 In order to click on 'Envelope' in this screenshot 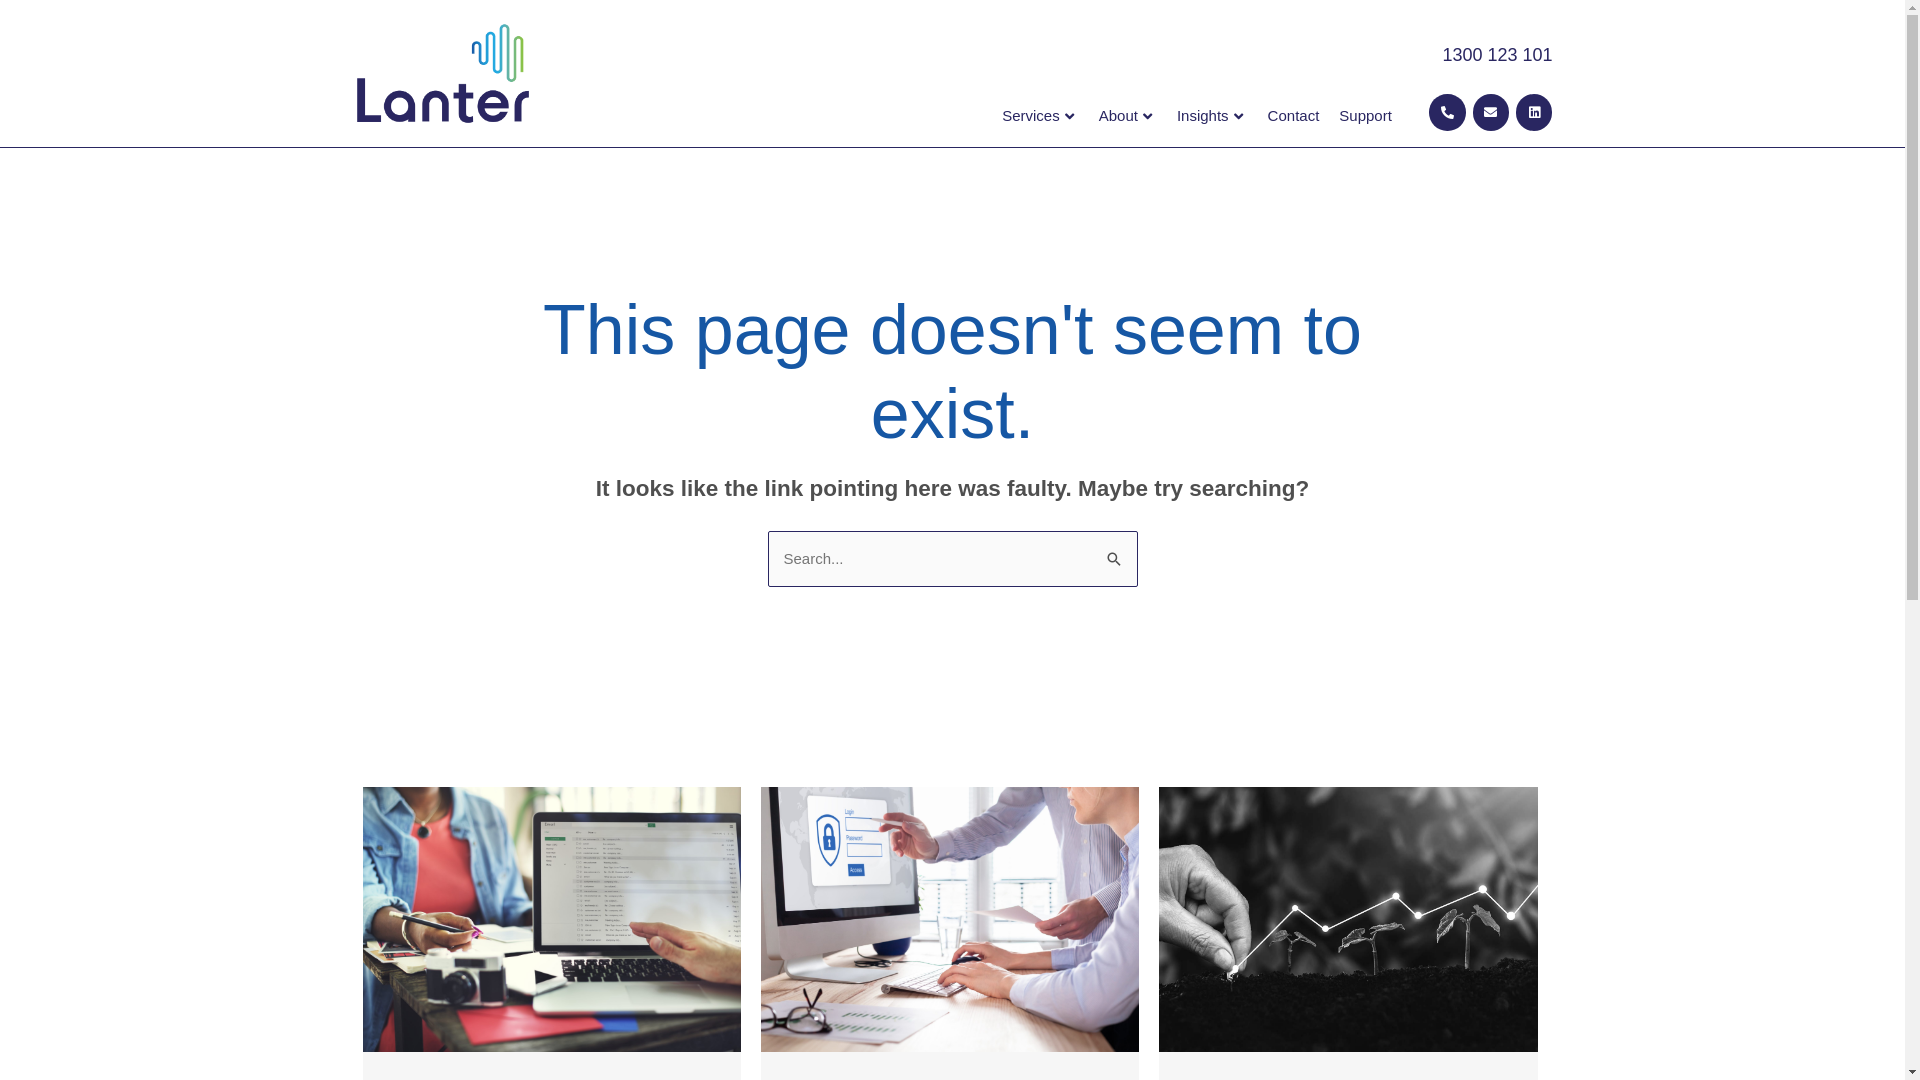, I will do `click(1473, 111)`.